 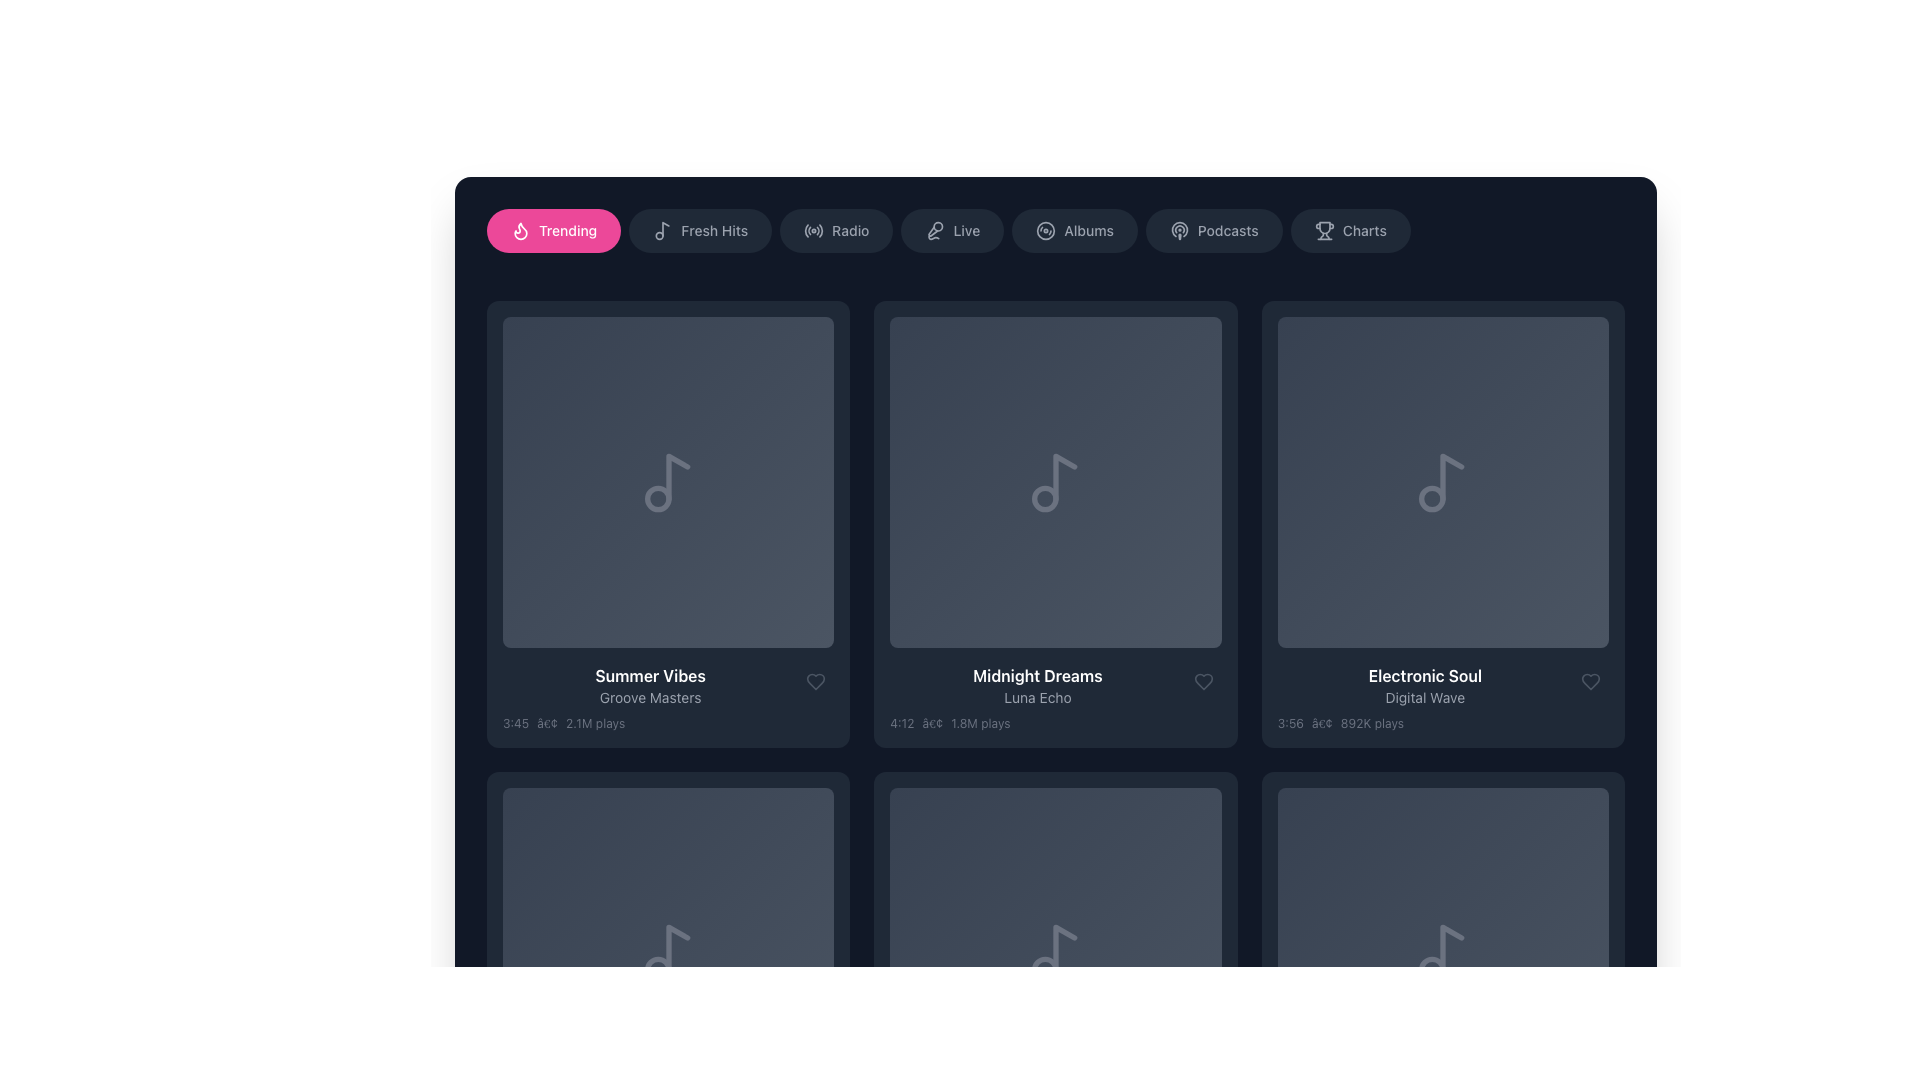 I want to click on text of the 'Radio' label located in the navigation bar, which is styled in light gray against a darker background, indicating its purpose as a navigational link, so click(x=850, y=230).